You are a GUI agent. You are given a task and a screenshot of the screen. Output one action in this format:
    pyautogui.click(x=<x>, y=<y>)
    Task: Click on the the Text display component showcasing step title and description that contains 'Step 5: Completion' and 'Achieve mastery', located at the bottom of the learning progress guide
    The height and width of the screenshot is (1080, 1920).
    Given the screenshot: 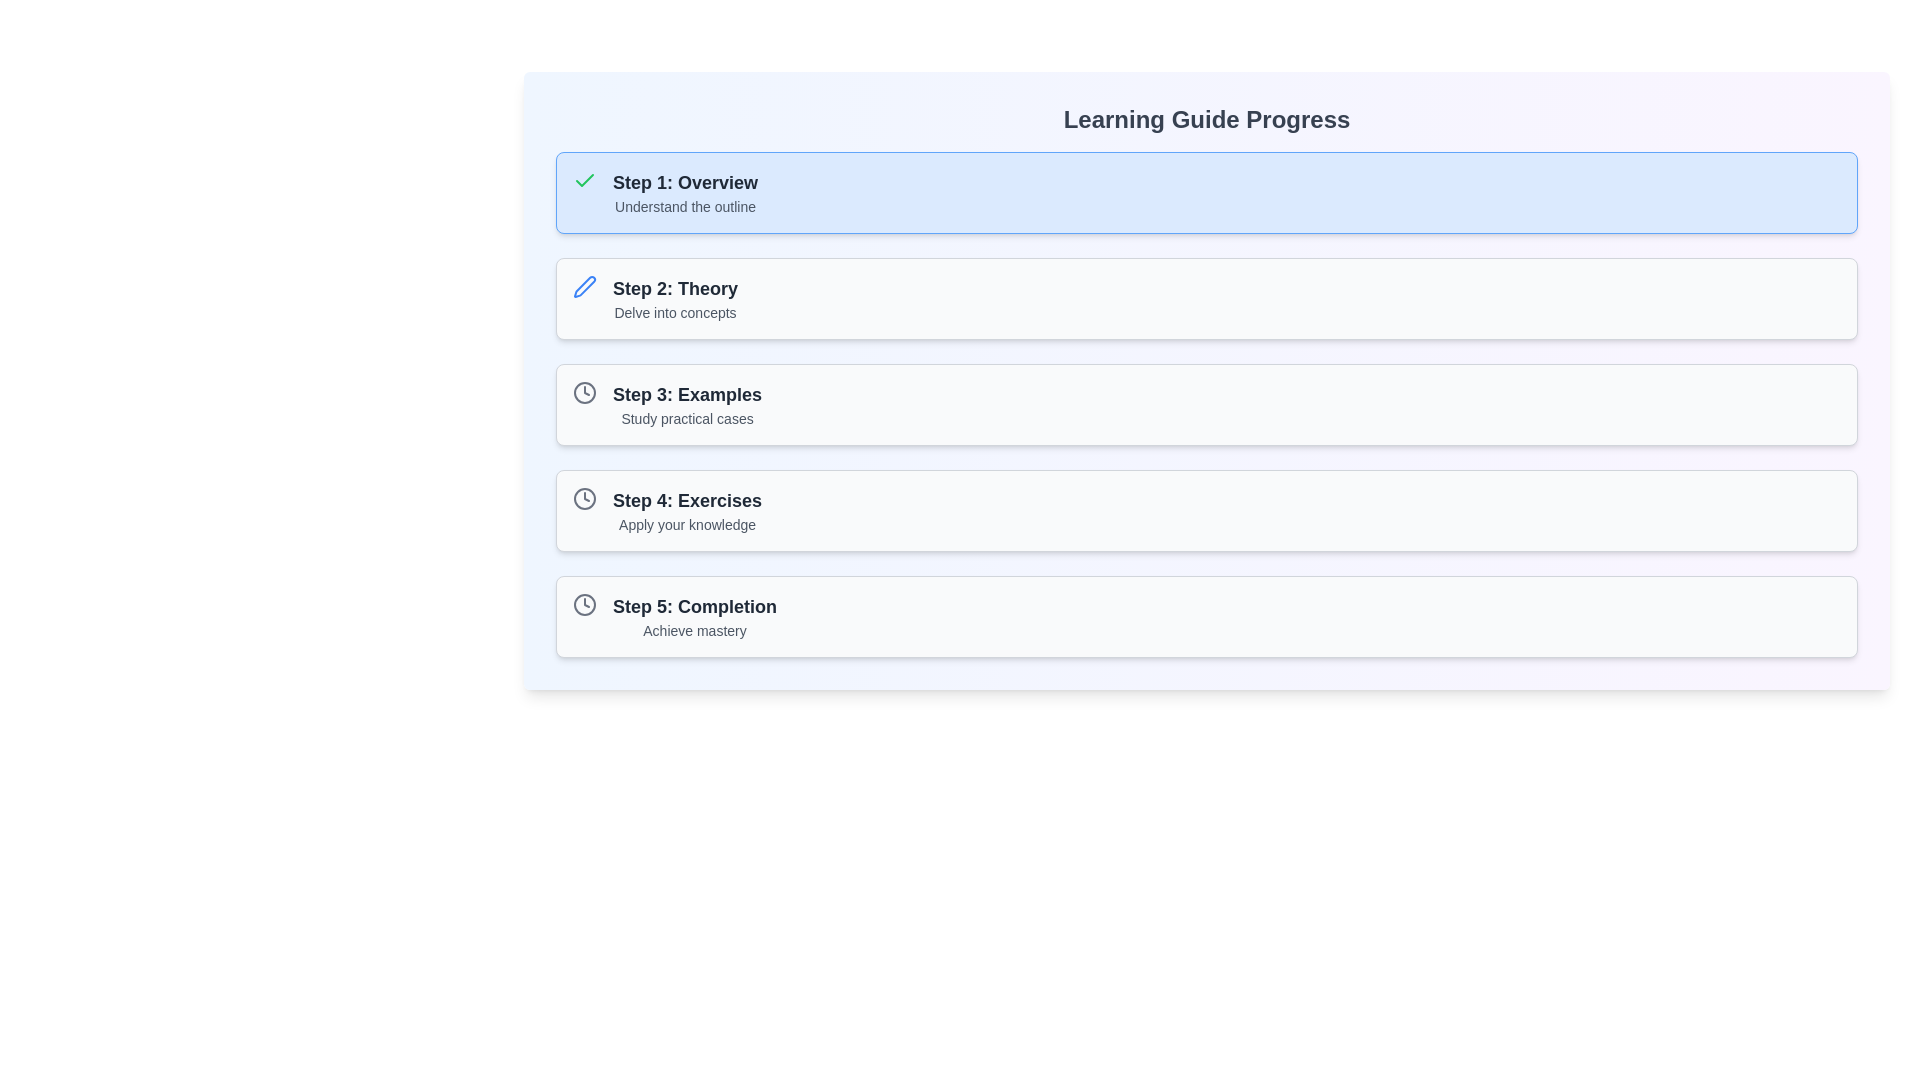 What is the action you would take?
    pyautogui.click(x=695, y=616)
    